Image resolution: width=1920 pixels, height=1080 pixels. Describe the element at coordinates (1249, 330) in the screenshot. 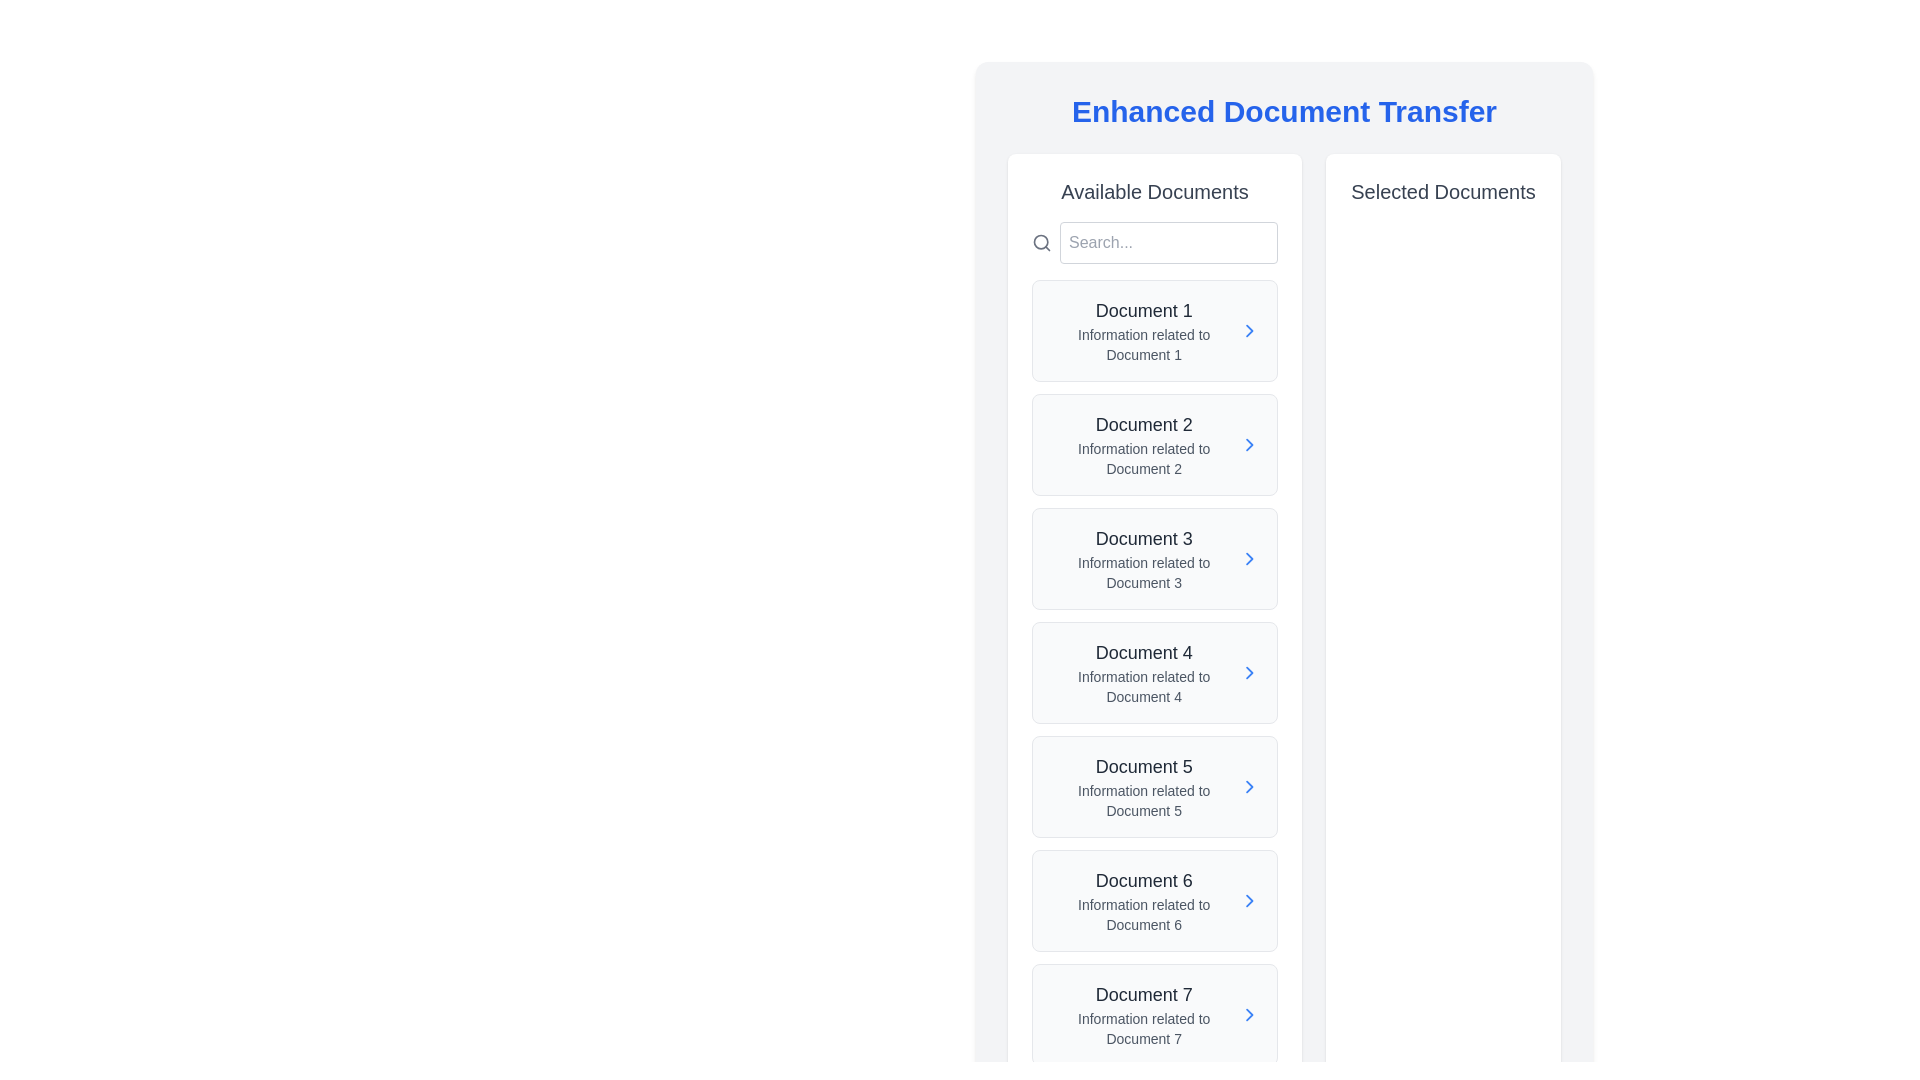

I see `the navigational icon for 'Document 1' to observe the color change` at that location.